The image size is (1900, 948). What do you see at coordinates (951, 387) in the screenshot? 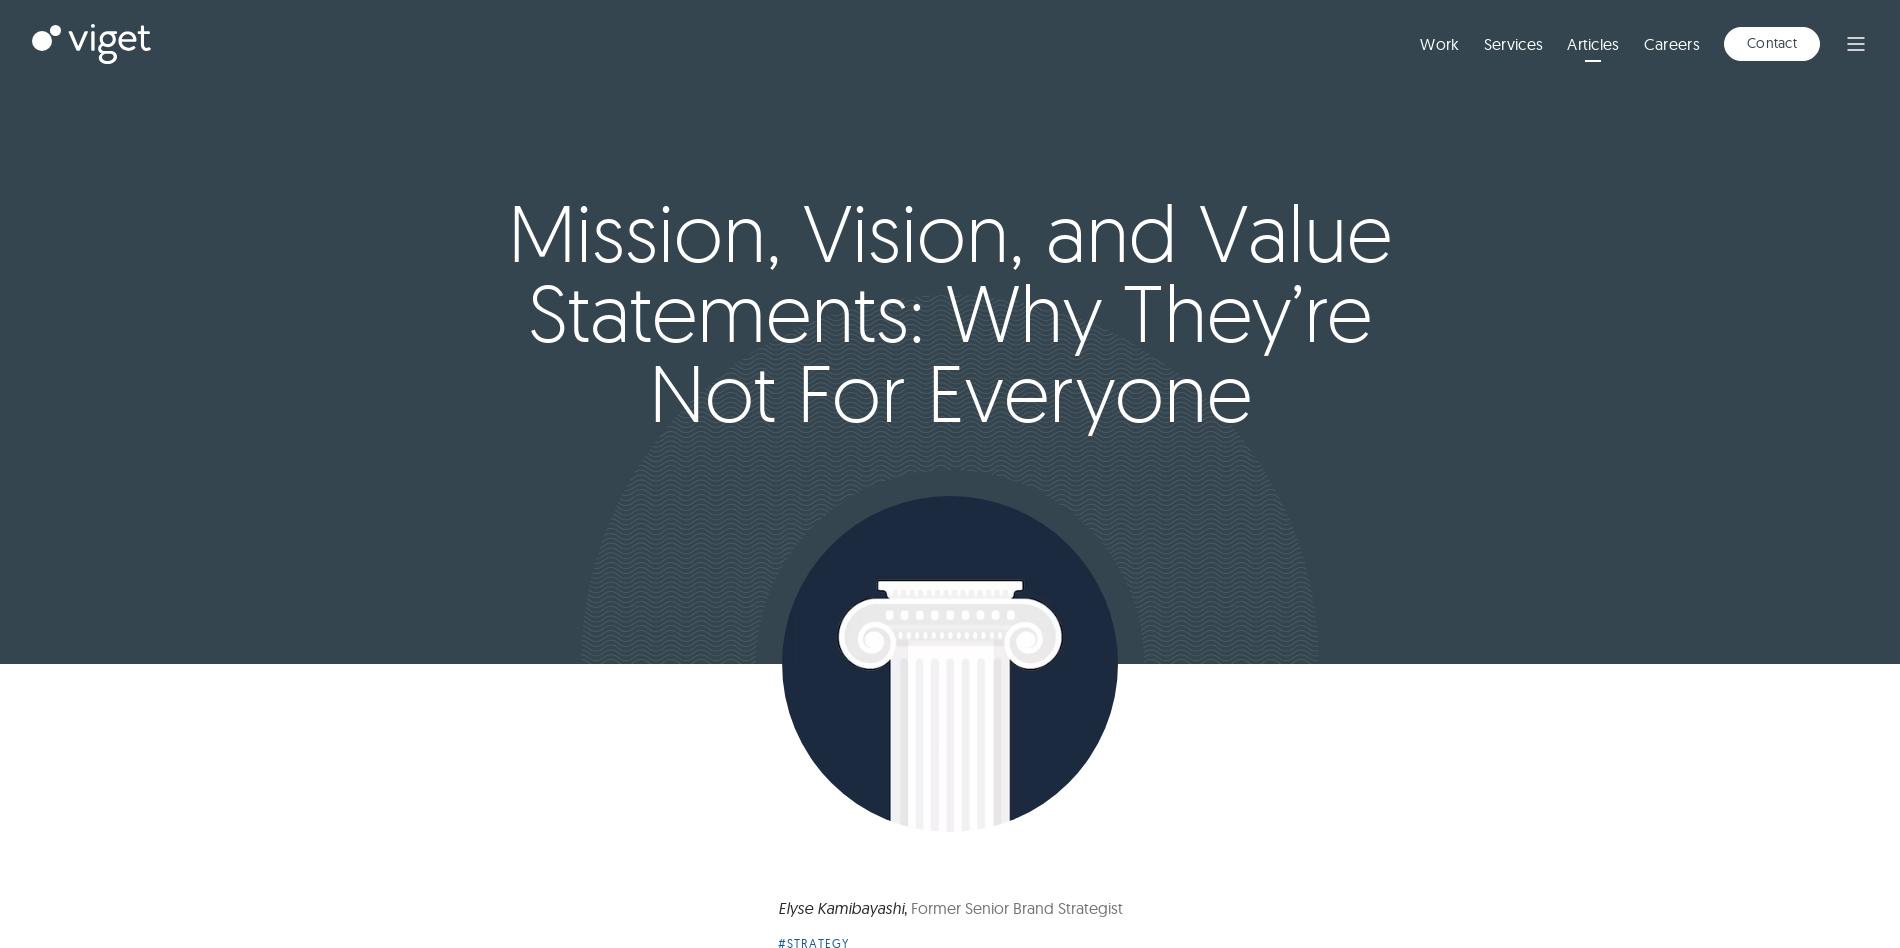
I see `'to gather wood, divide the'` at bounding box center [951, 387].